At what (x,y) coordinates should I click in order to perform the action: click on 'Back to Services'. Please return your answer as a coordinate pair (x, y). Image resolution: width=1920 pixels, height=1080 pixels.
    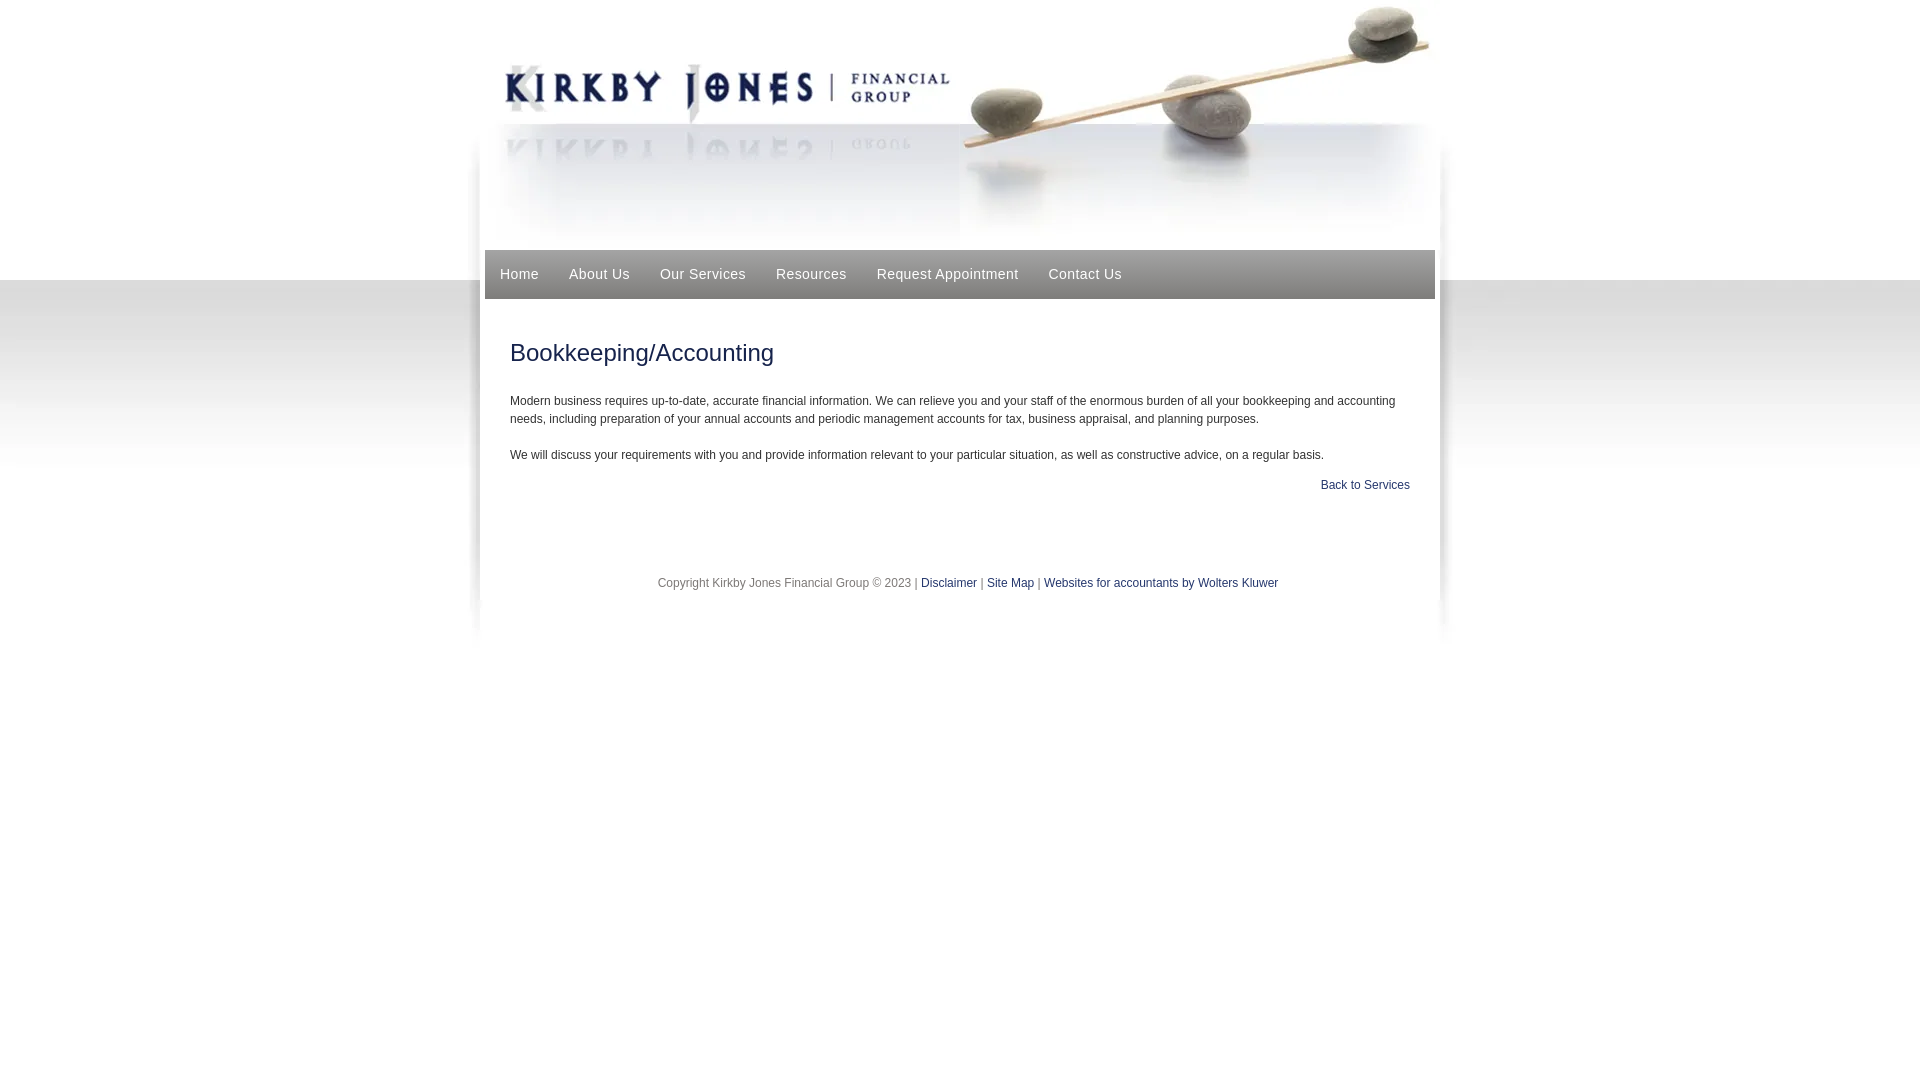
    Looking at the image, I should click on (1364, 485).